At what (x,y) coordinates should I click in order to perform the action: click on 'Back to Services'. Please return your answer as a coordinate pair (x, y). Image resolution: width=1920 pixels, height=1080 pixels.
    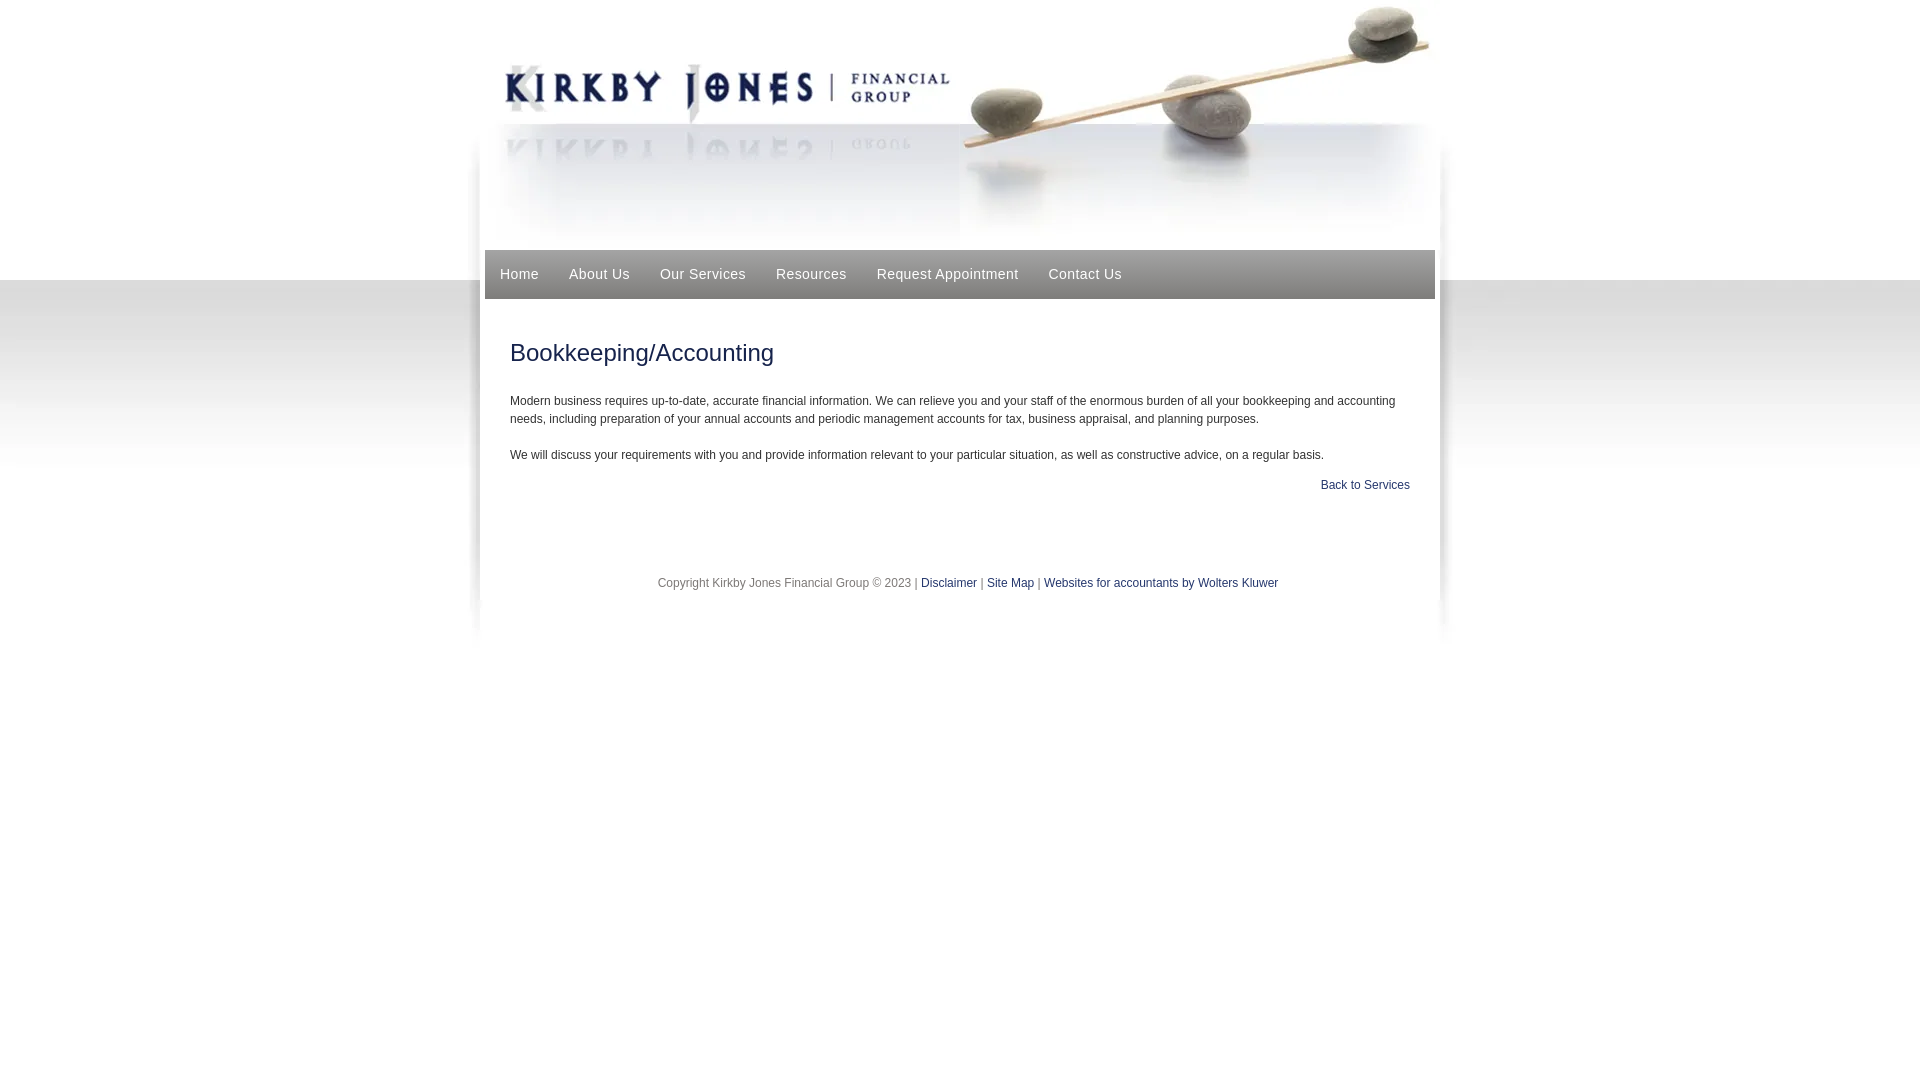
    Looking at the image, I should click on (1364, 485).